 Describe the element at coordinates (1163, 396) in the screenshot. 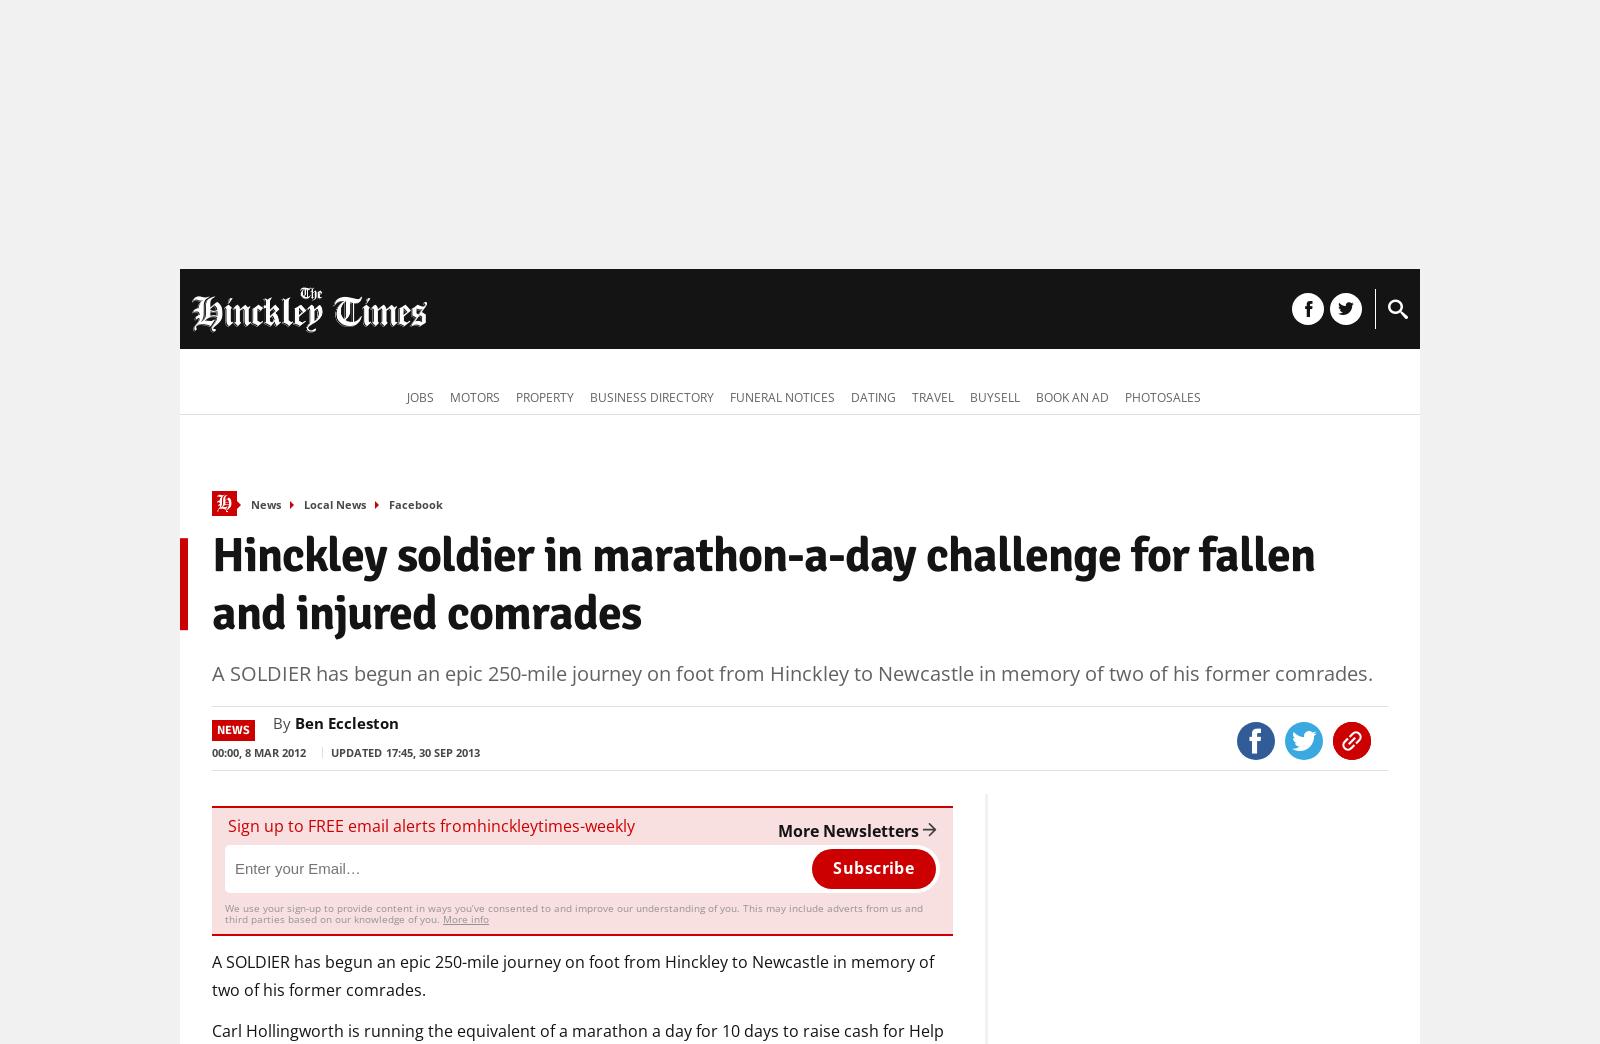

I see `'Photosales'` at that location.